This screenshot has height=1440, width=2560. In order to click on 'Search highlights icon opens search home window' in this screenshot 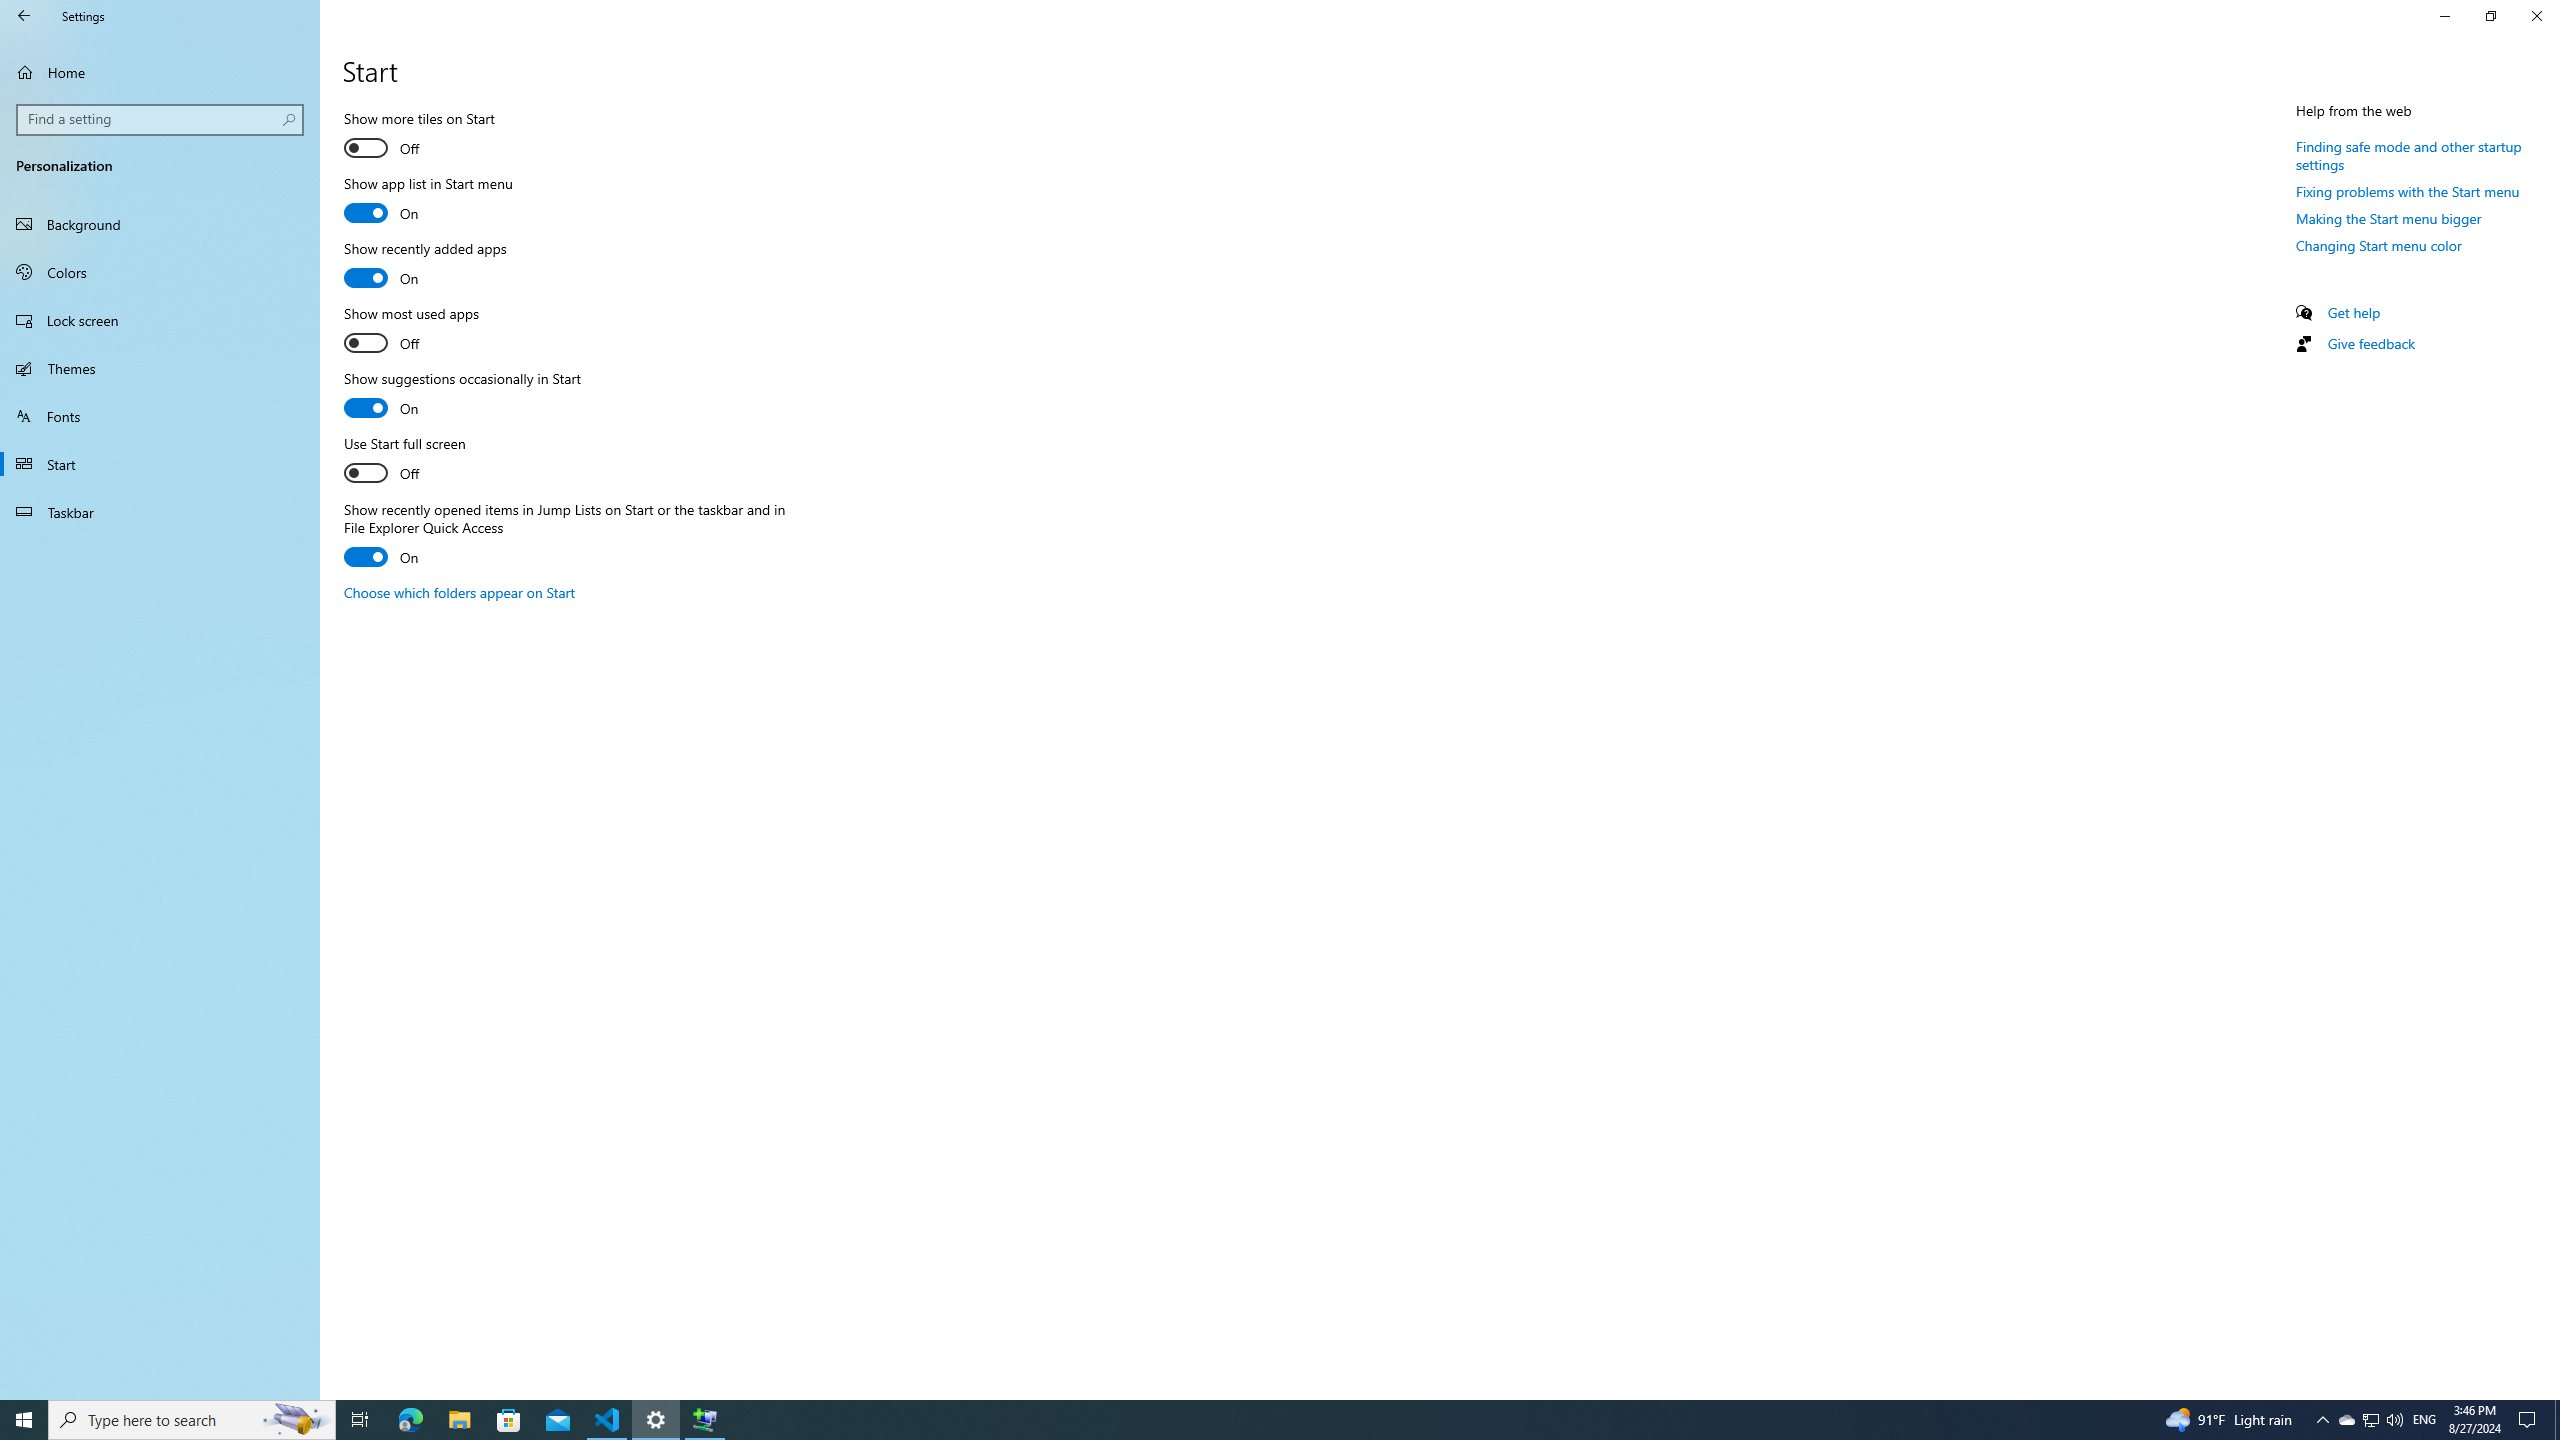, I will do `click(294, 1418)`.